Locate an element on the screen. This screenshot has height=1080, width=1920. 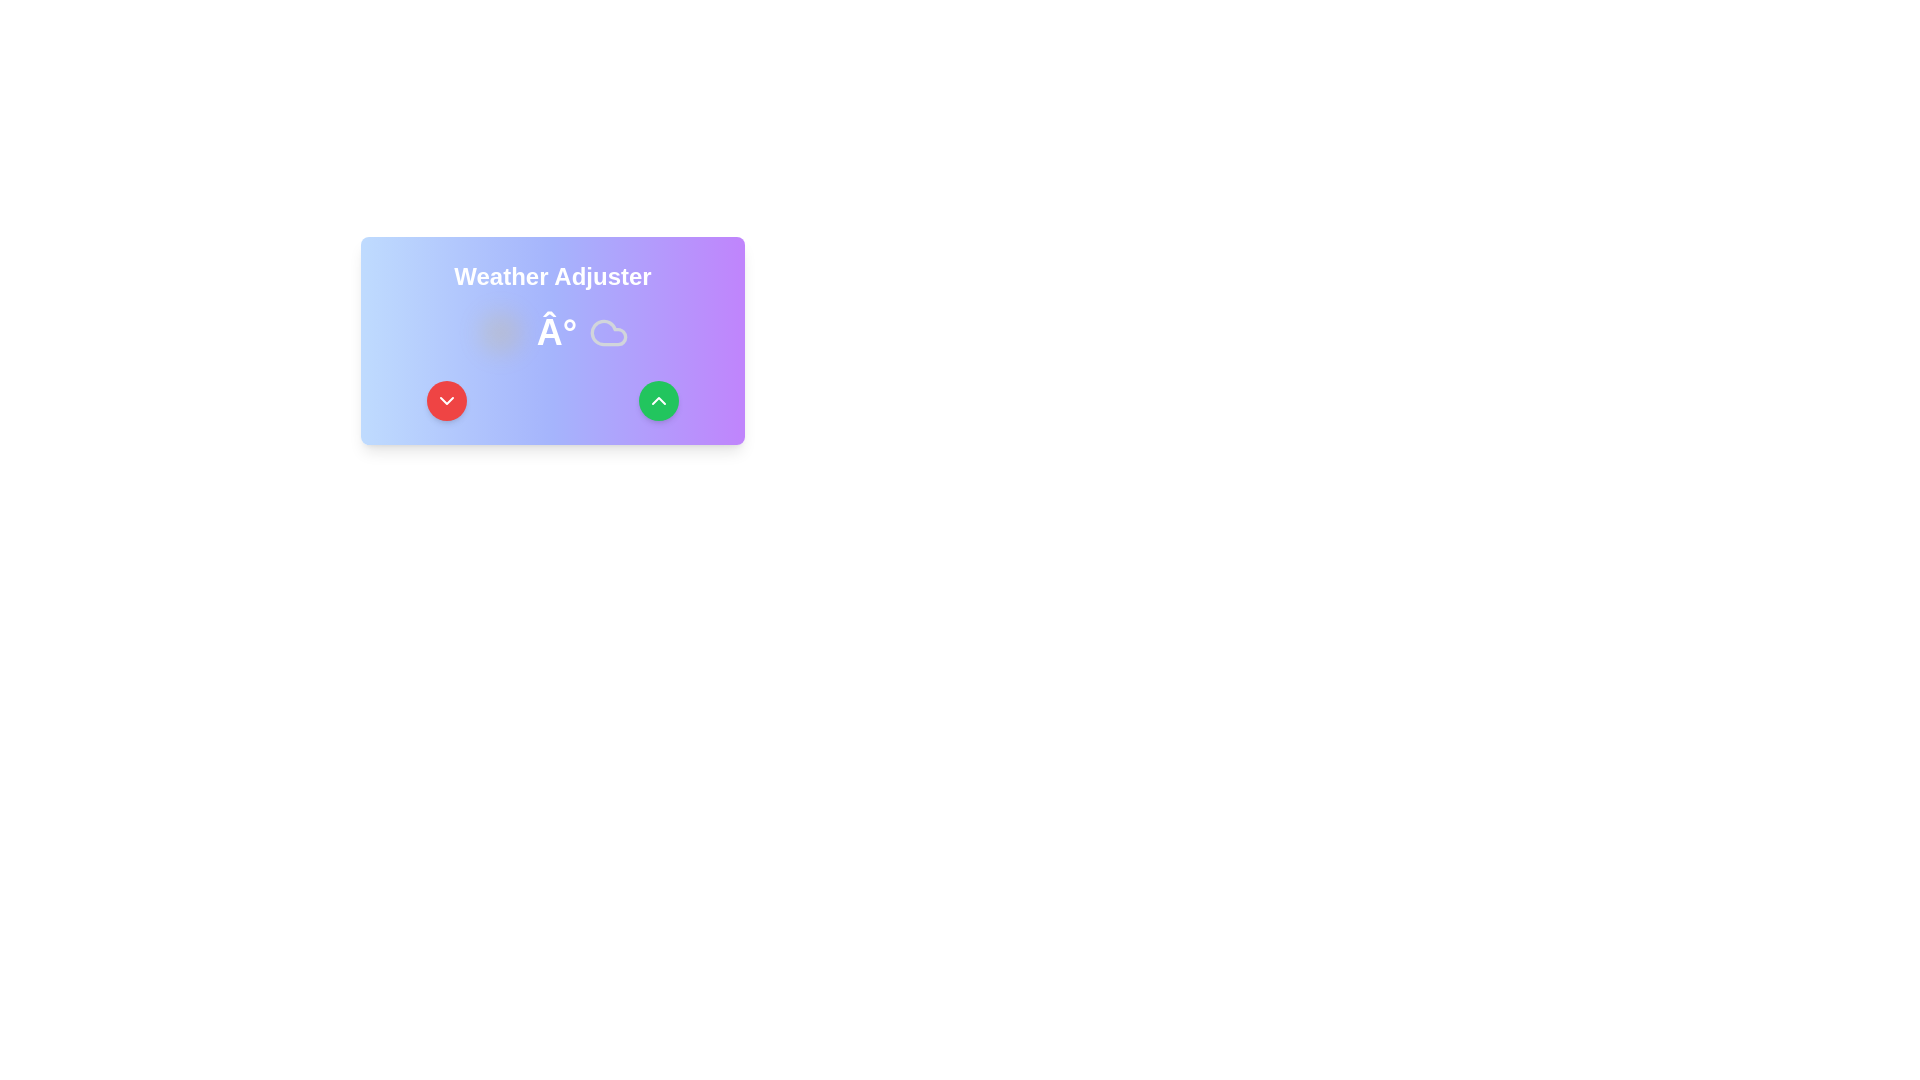
the static text label representing a degree symbol, which is positioned to the right of a sun icon and to the left of a cloud icon within the 'Weather Adjuster' widget is located at coordinates (556, 331).